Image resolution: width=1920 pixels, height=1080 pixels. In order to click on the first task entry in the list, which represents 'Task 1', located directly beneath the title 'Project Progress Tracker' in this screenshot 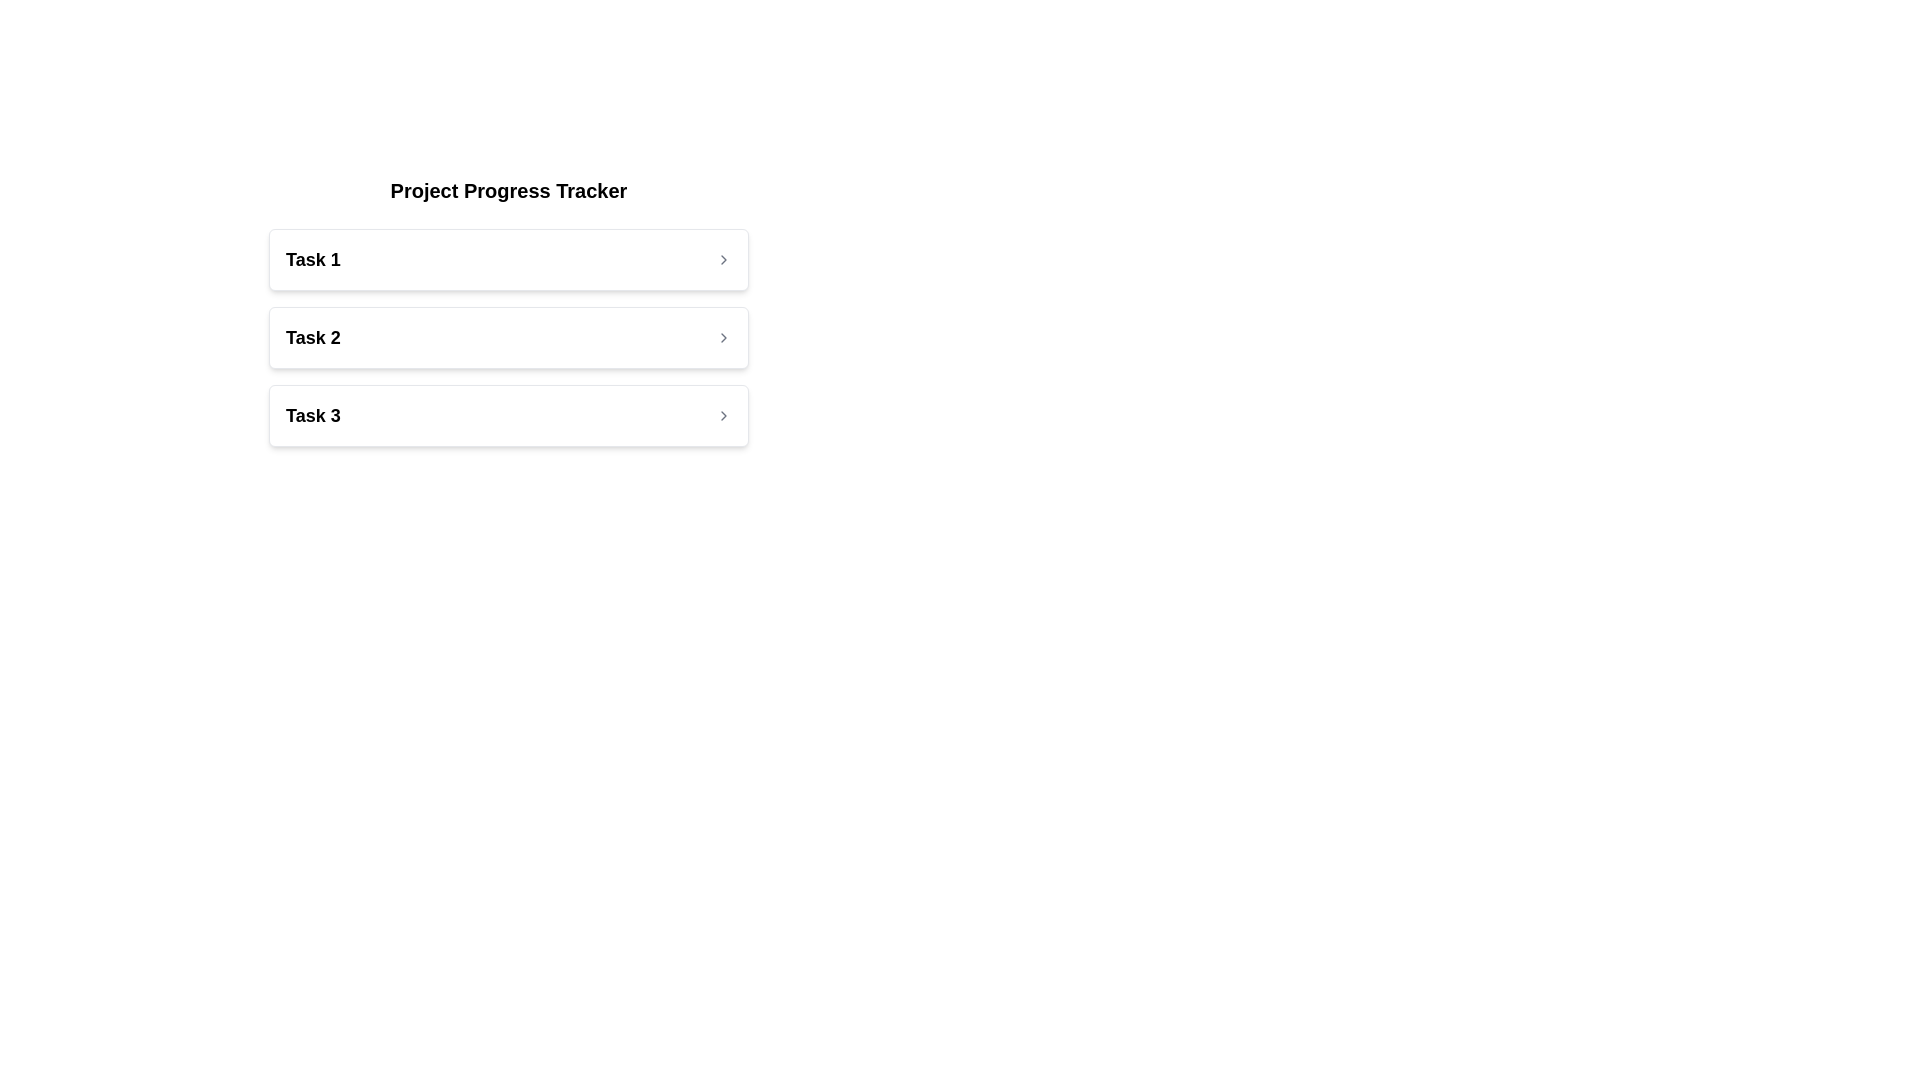, I will do `click(508, 258)`.